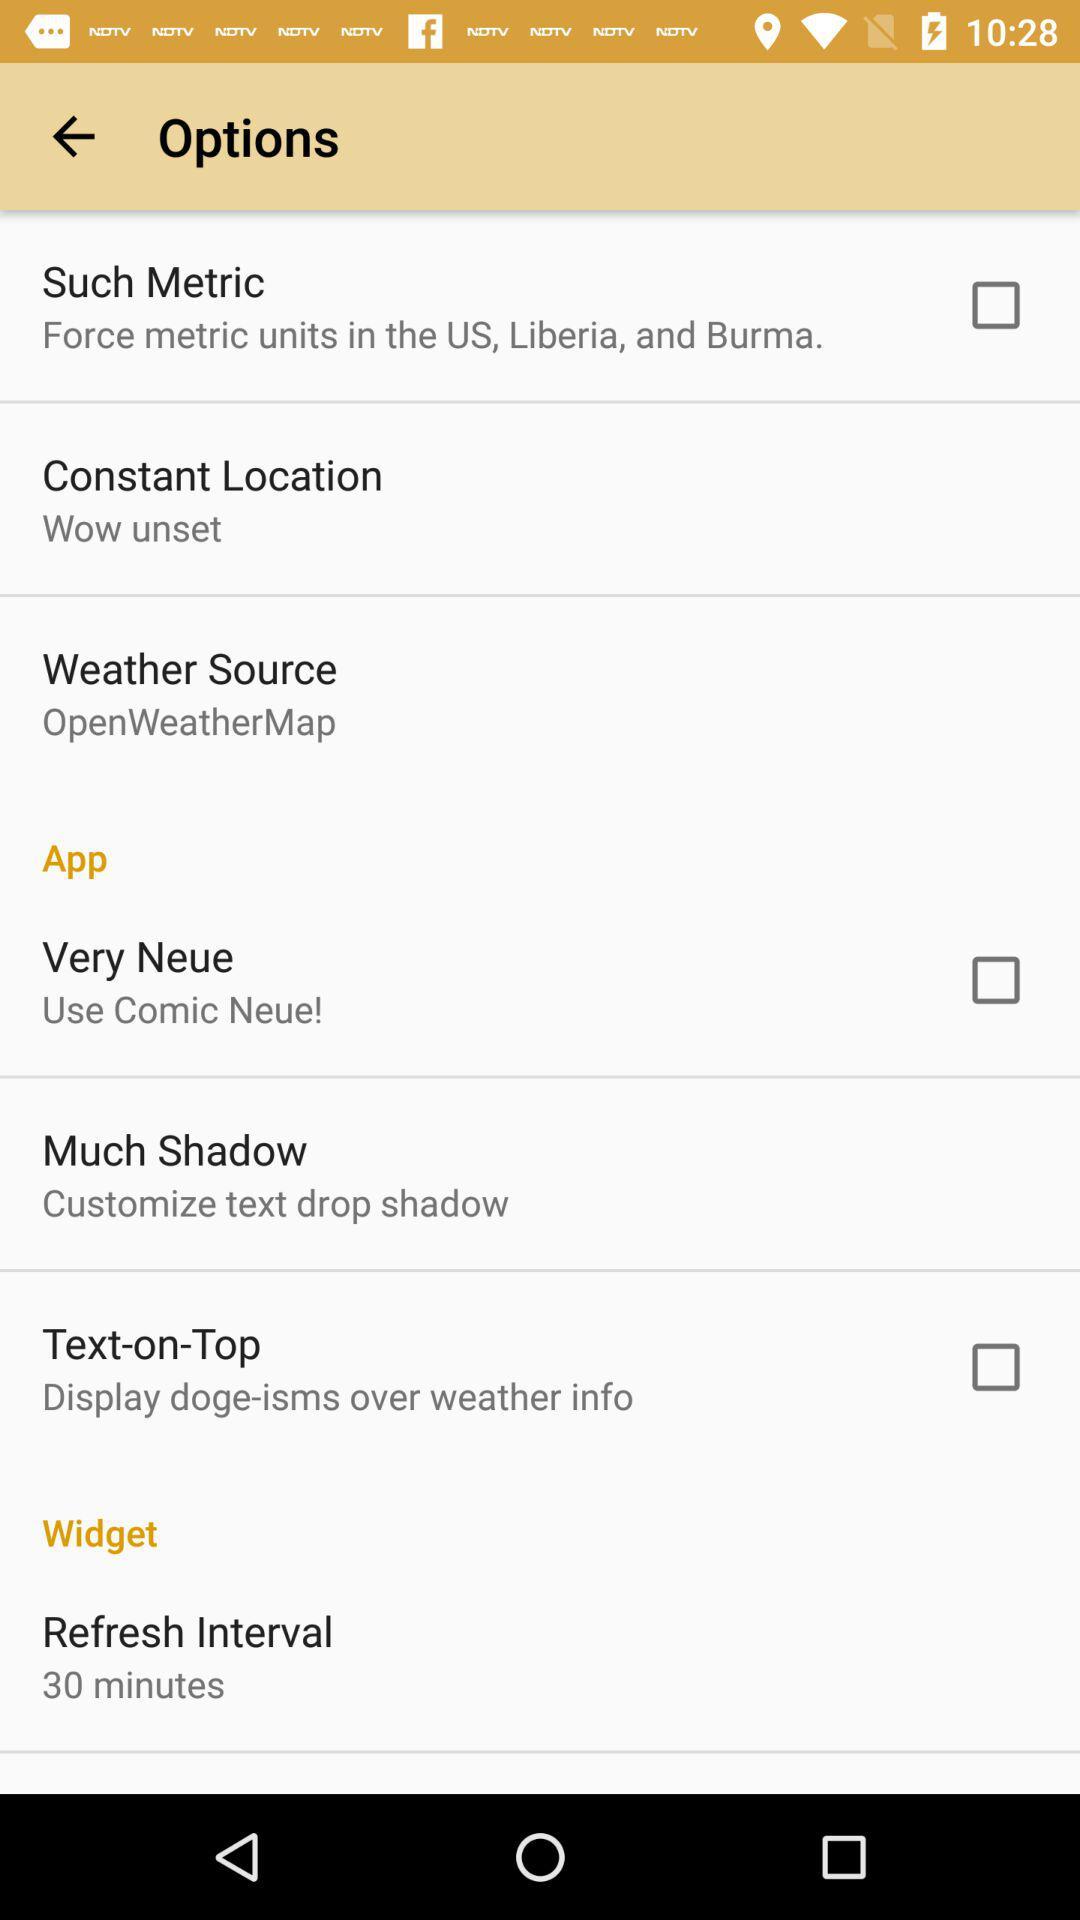 The width and height of the screenshot is (1080, 1920). What do you see at coordinates (187, 1630) in the screenshot?
I see `item above the 30 minutes app` at bounding box center [187, 1630].